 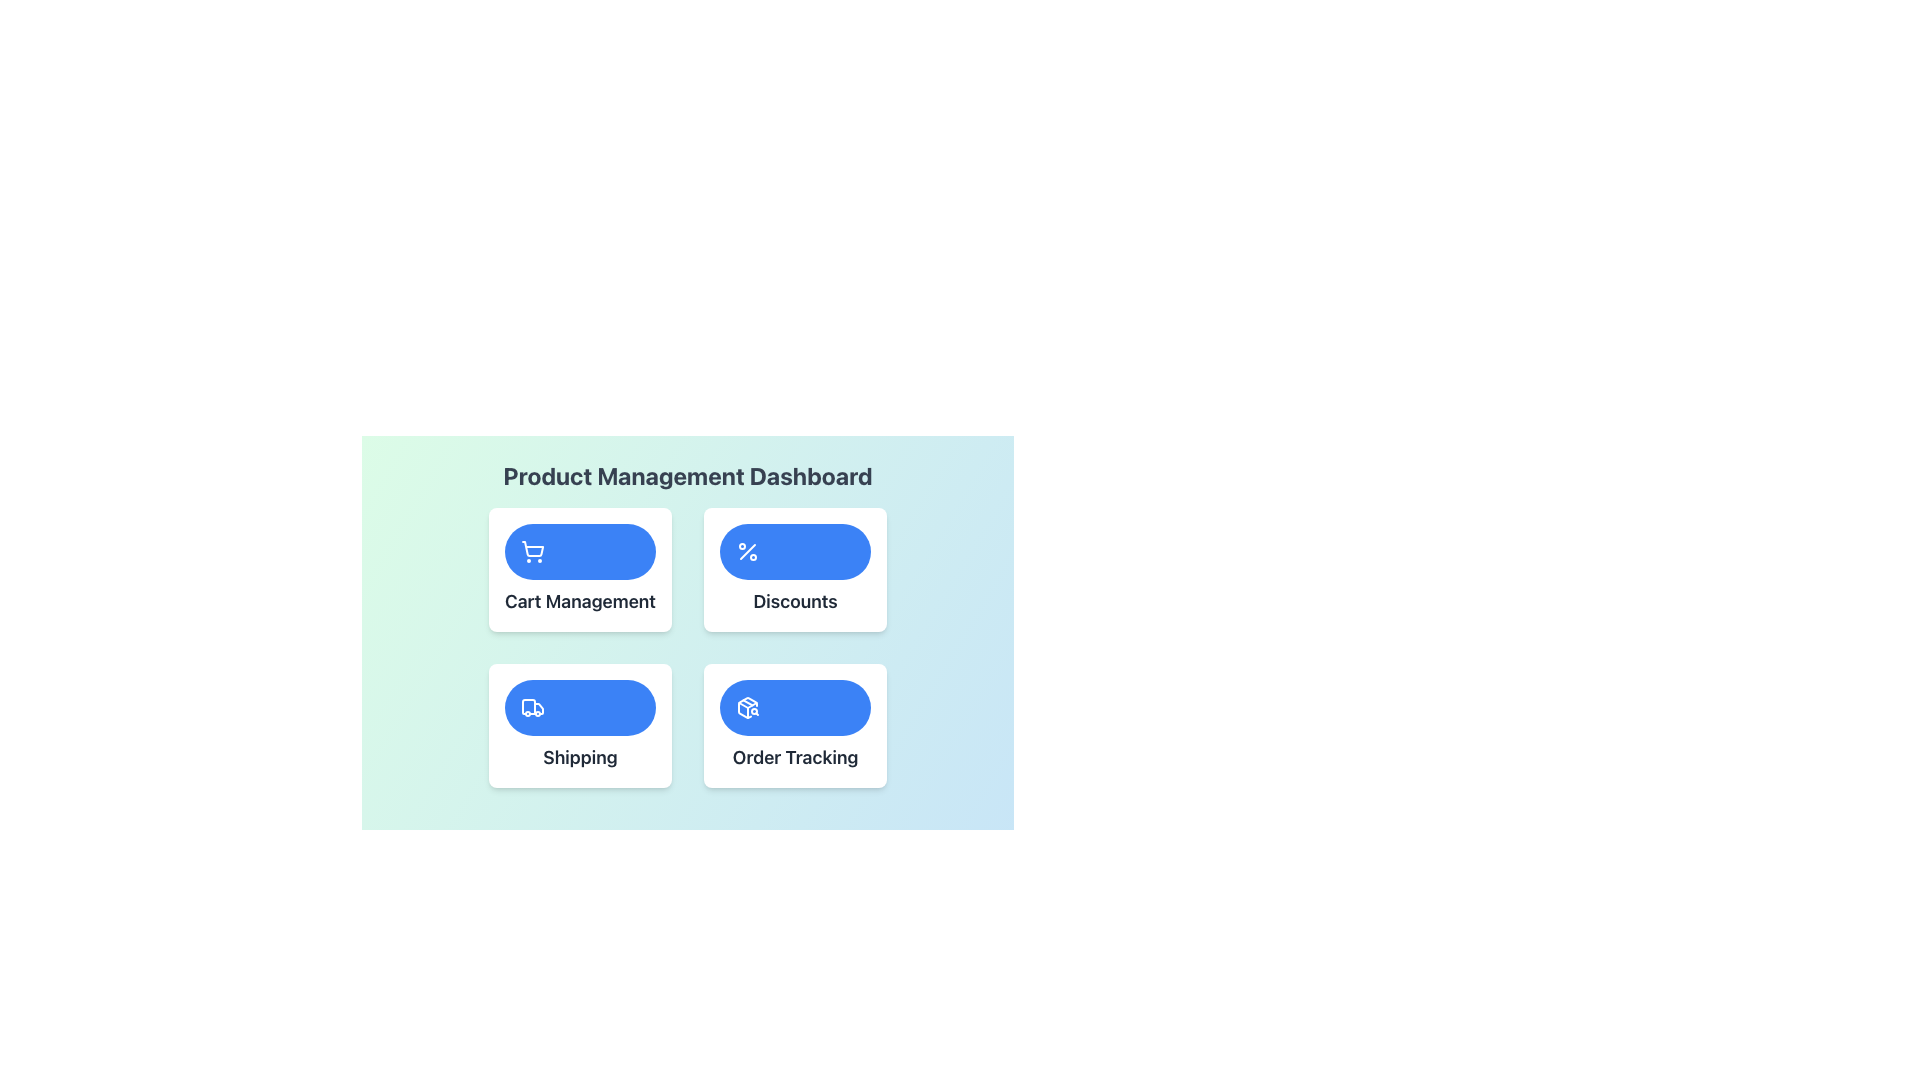 What do you see at coordinates (687, 648) in the screenshot?
I see `the grid layout containing four interactive cards for 'Cart Management,' 'Discounts,' 'Shipping,' and 'Order Tracking'` at bounding box center [687, 648].